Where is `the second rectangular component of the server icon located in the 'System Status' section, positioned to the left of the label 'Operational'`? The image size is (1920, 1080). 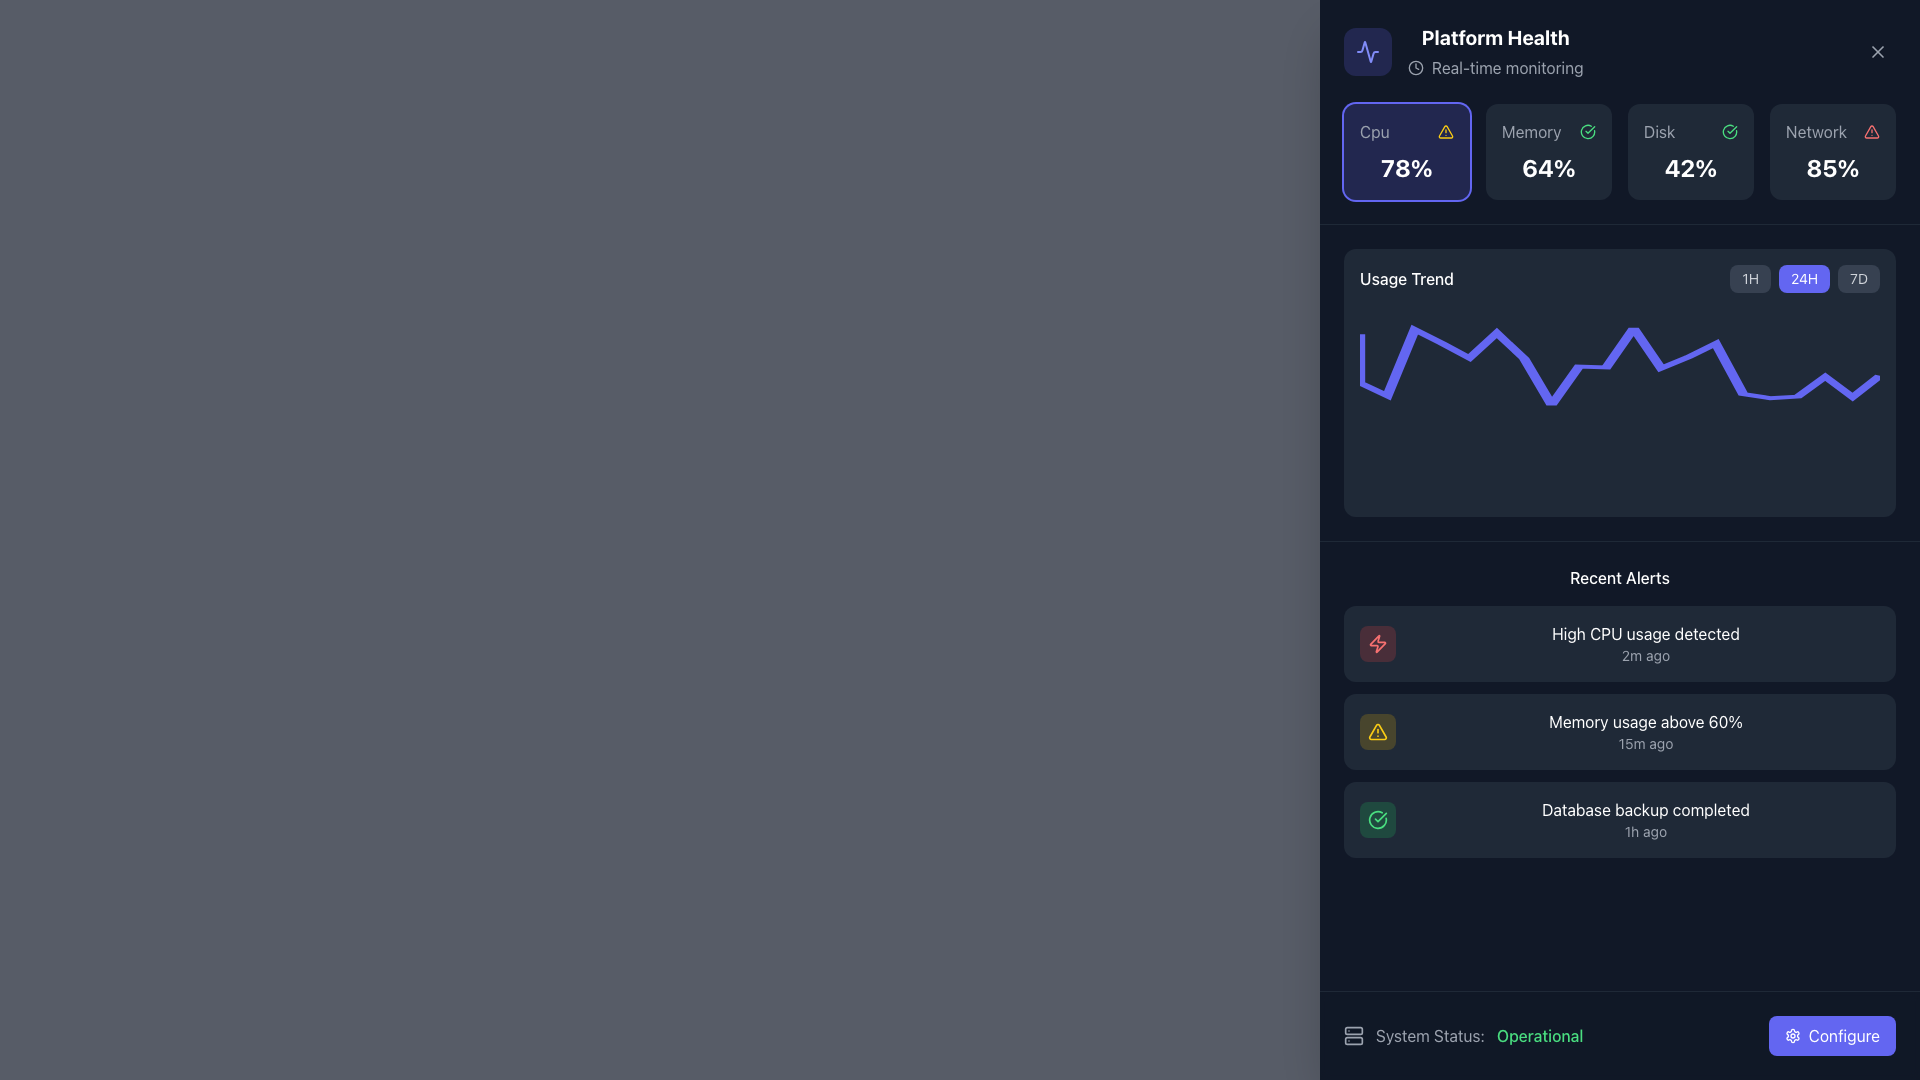 the second rectangular component of the server icon located in the 'System Status' section, positioned to the left of the label 'Operational' is located at coordinates (1353, 1040).